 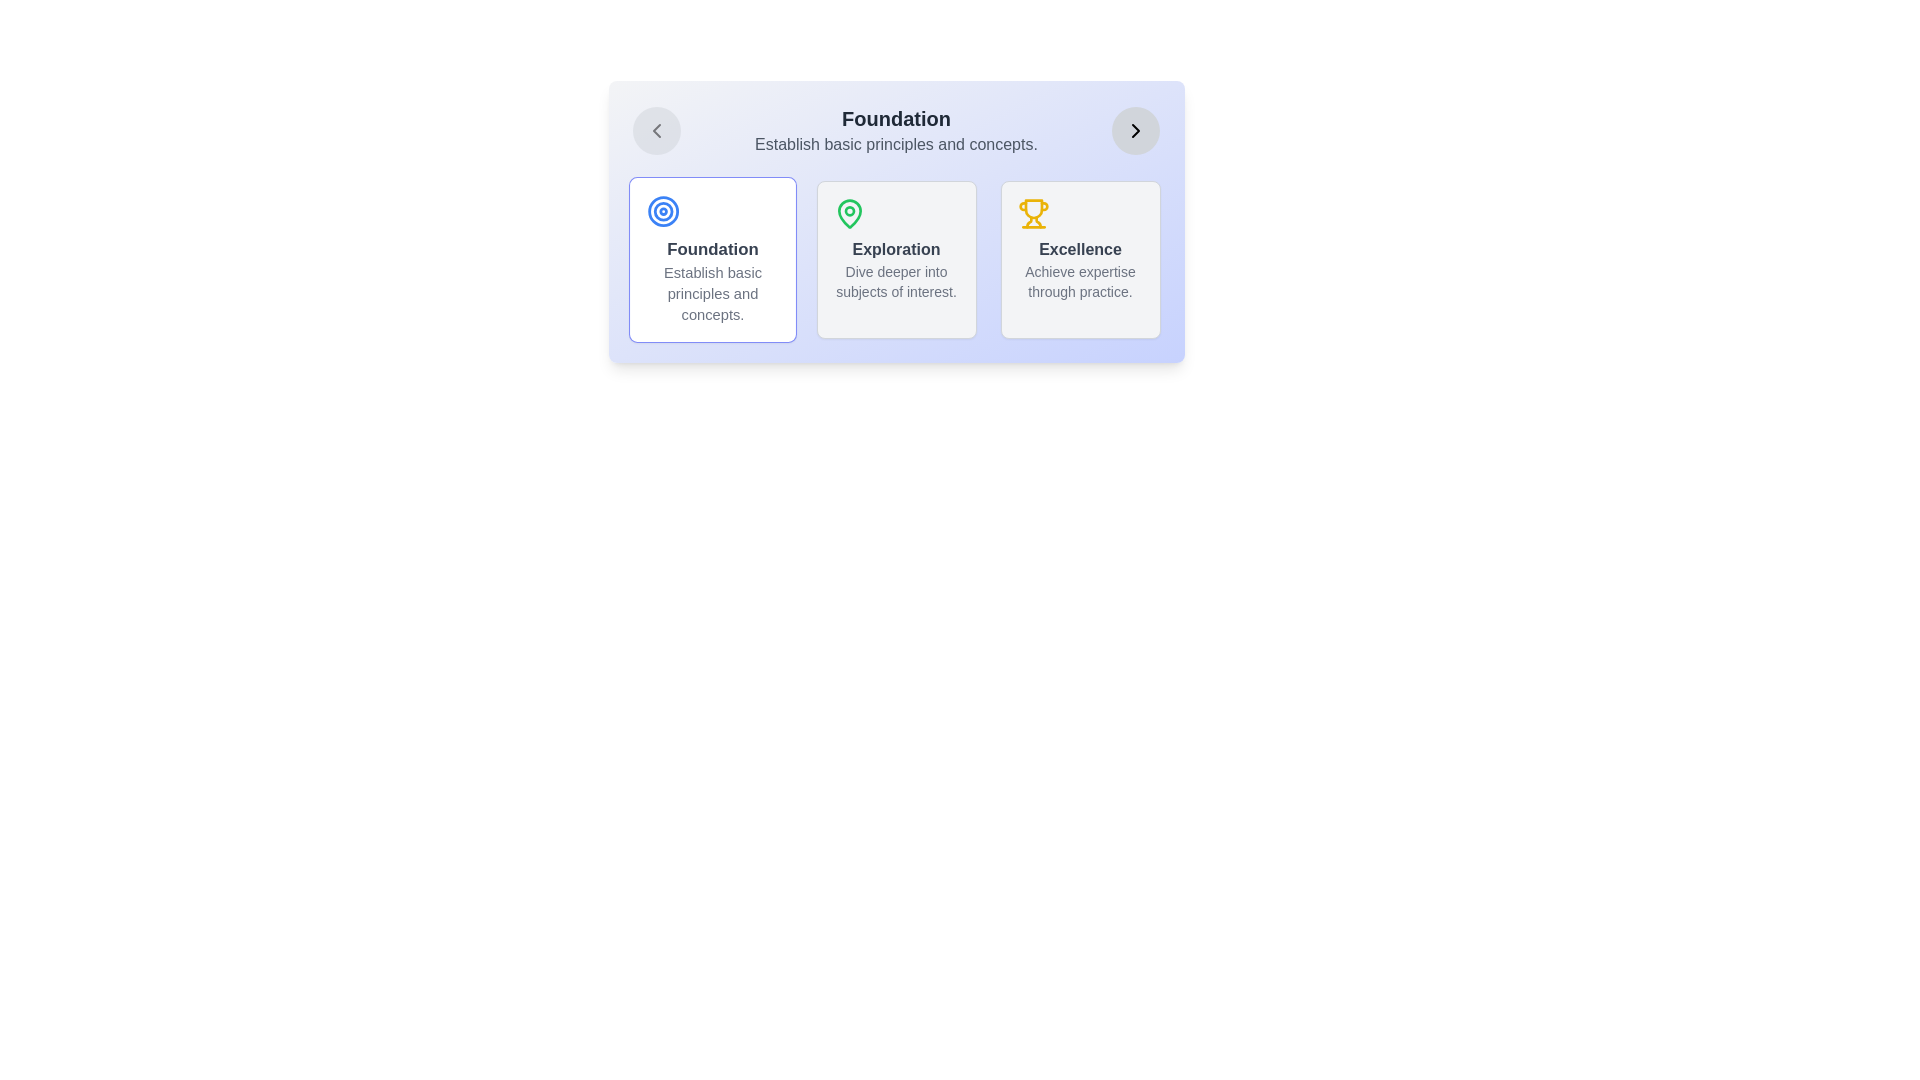 What do you see at coordinates (895, 144) in the screenshot?
I see `the text snippet reading 'Establish basic principles and concepts.' which is styled in subdued gray and located below the 'Foundation' header at the top center of the interface` at bounding box center [895, 144].